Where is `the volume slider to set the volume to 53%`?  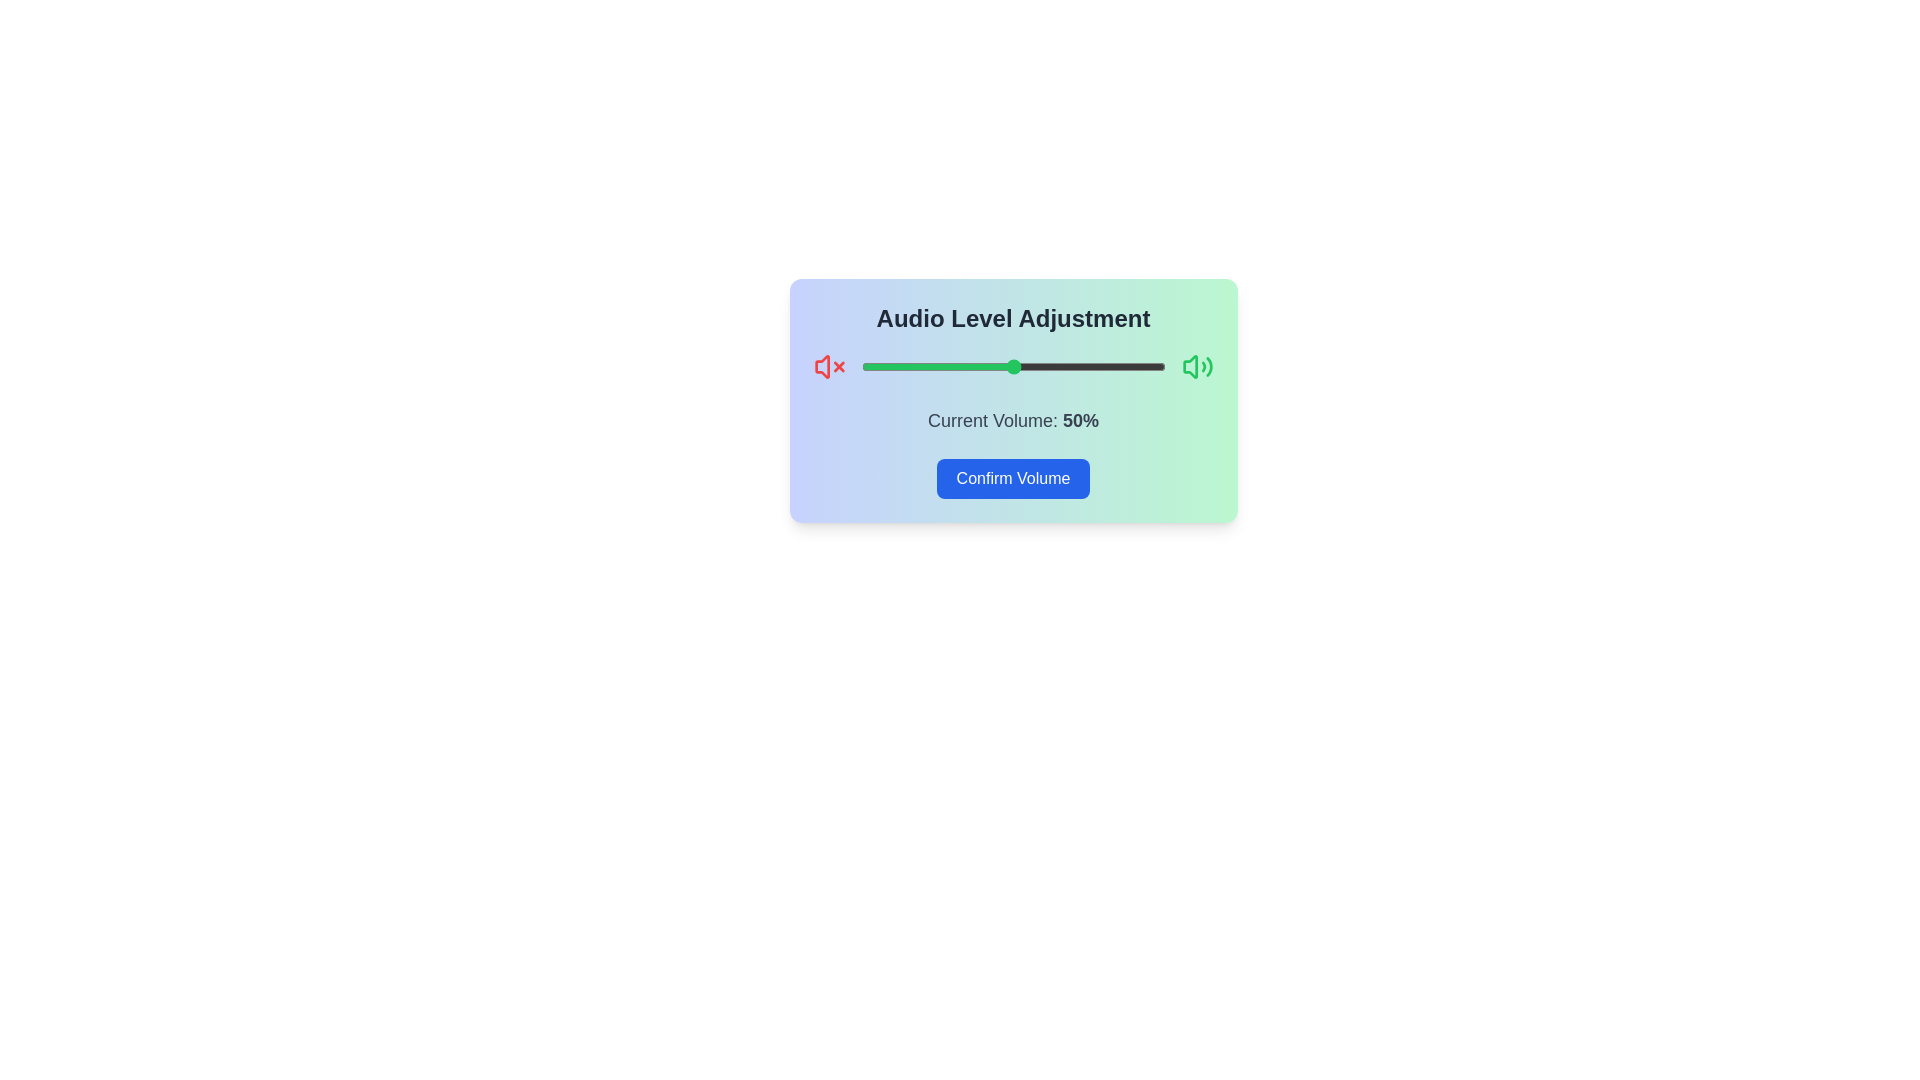
the volume slider to set the volume to 53% is located at coordinates (1022, 366).